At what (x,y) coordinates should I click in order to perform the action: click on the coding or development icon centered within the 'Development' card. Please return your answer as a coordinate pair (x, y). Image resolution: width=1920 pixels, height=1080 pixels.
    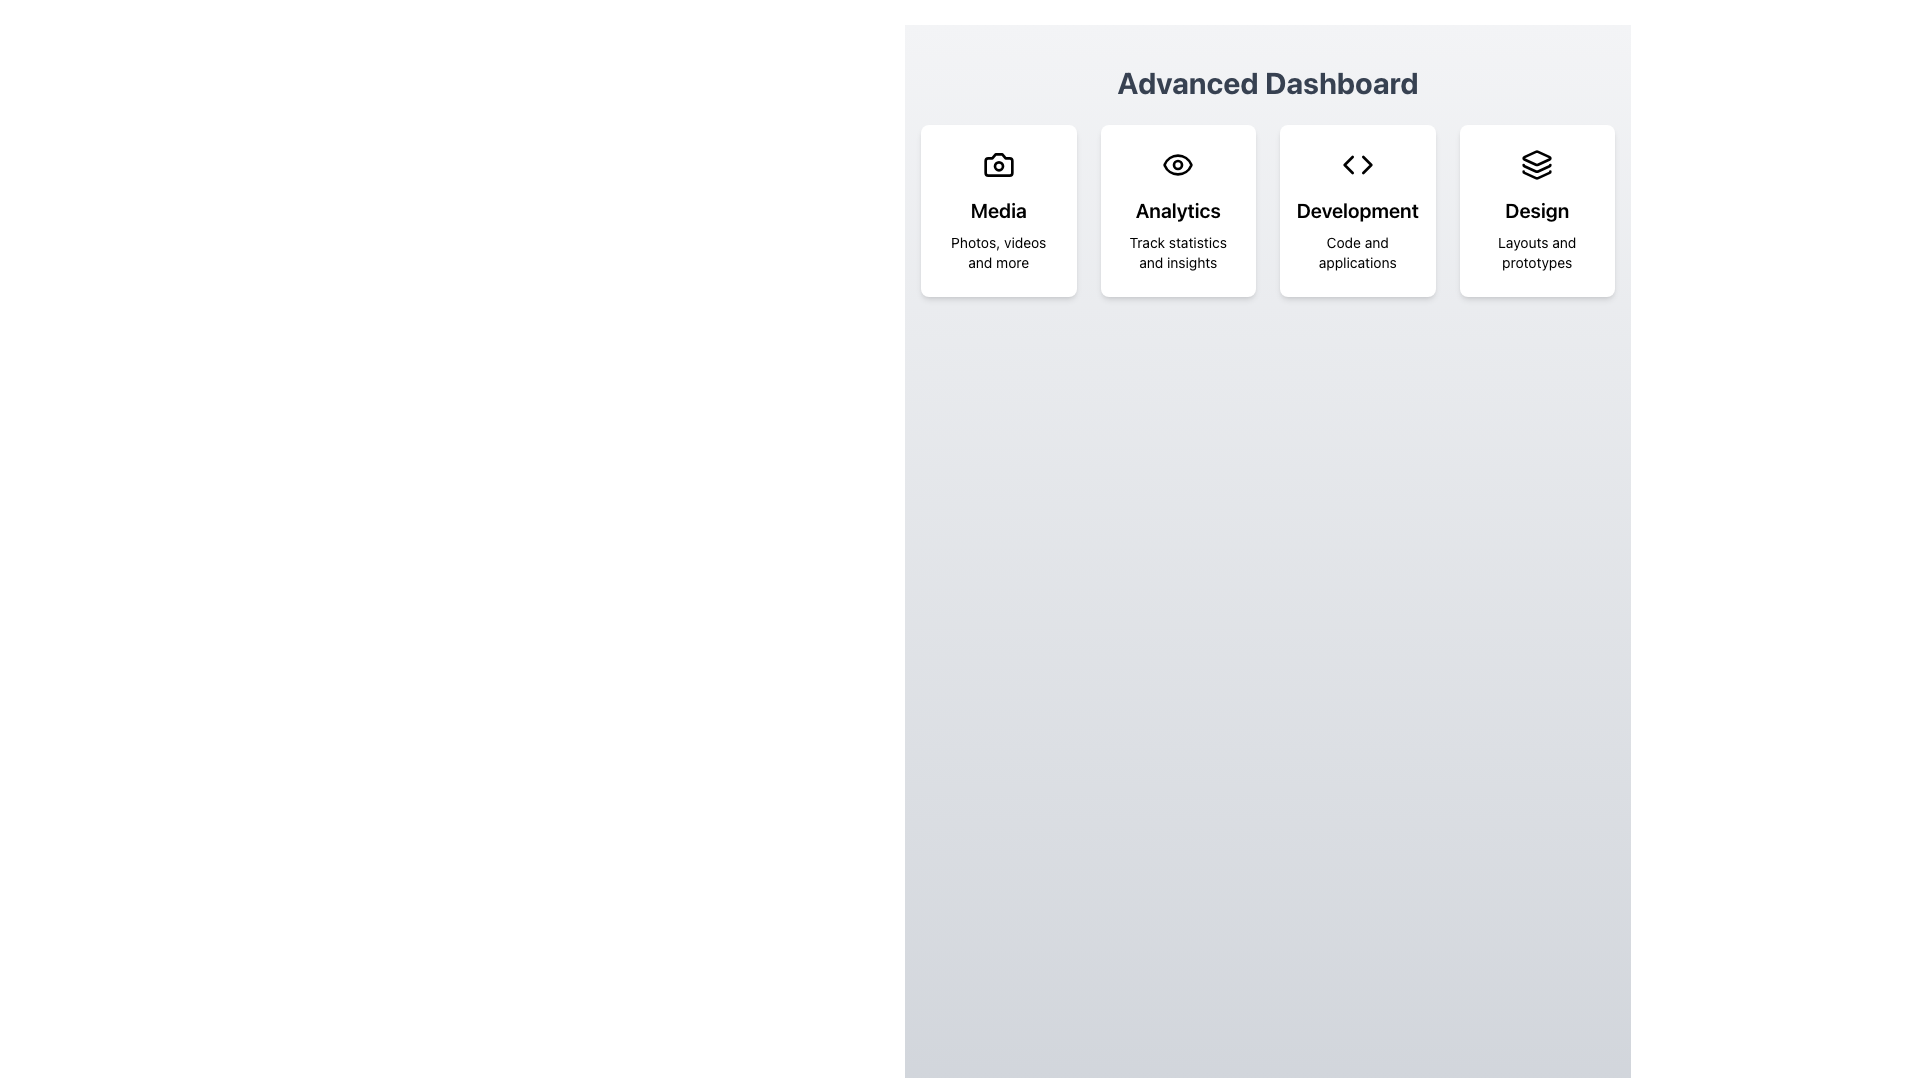
    Looking at the image, I should click on (1357, 164).